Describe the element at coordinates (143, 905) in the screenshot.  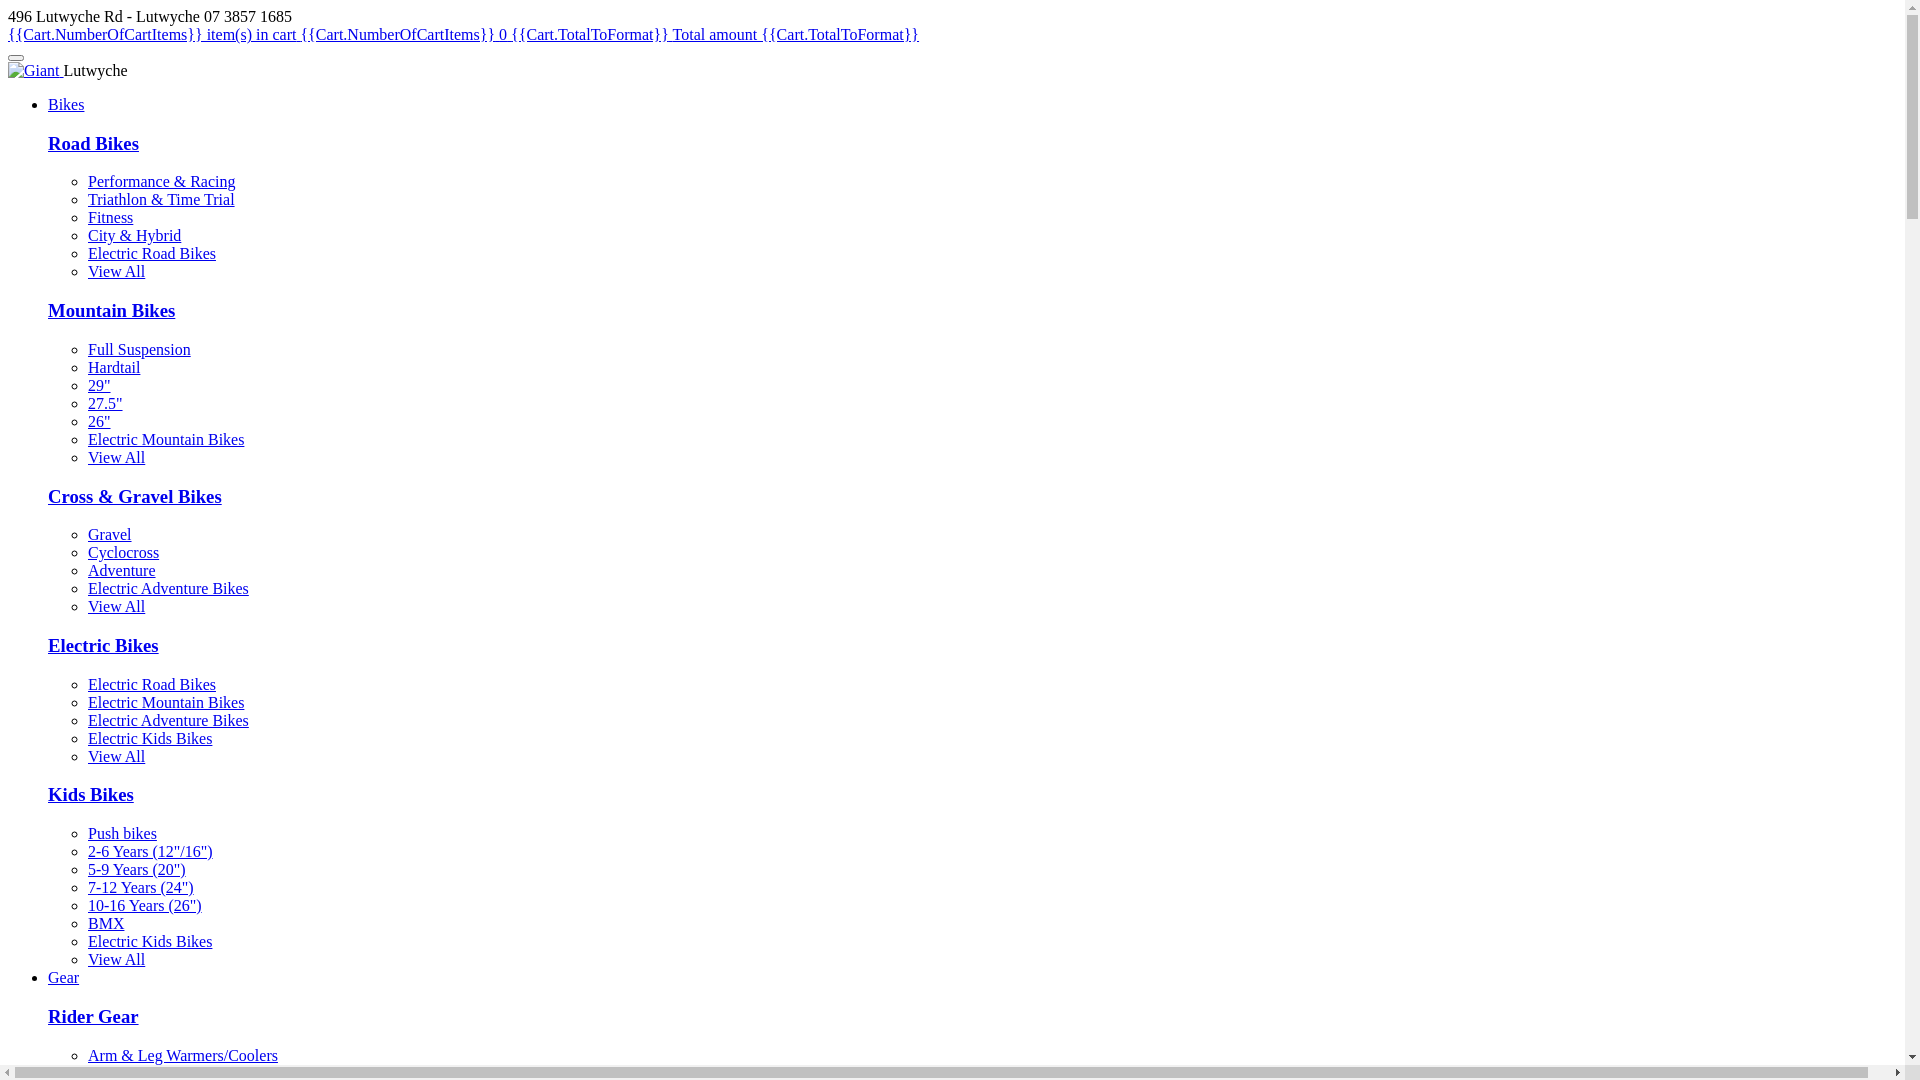
I see `'10-16 Years (26")'` at that location.